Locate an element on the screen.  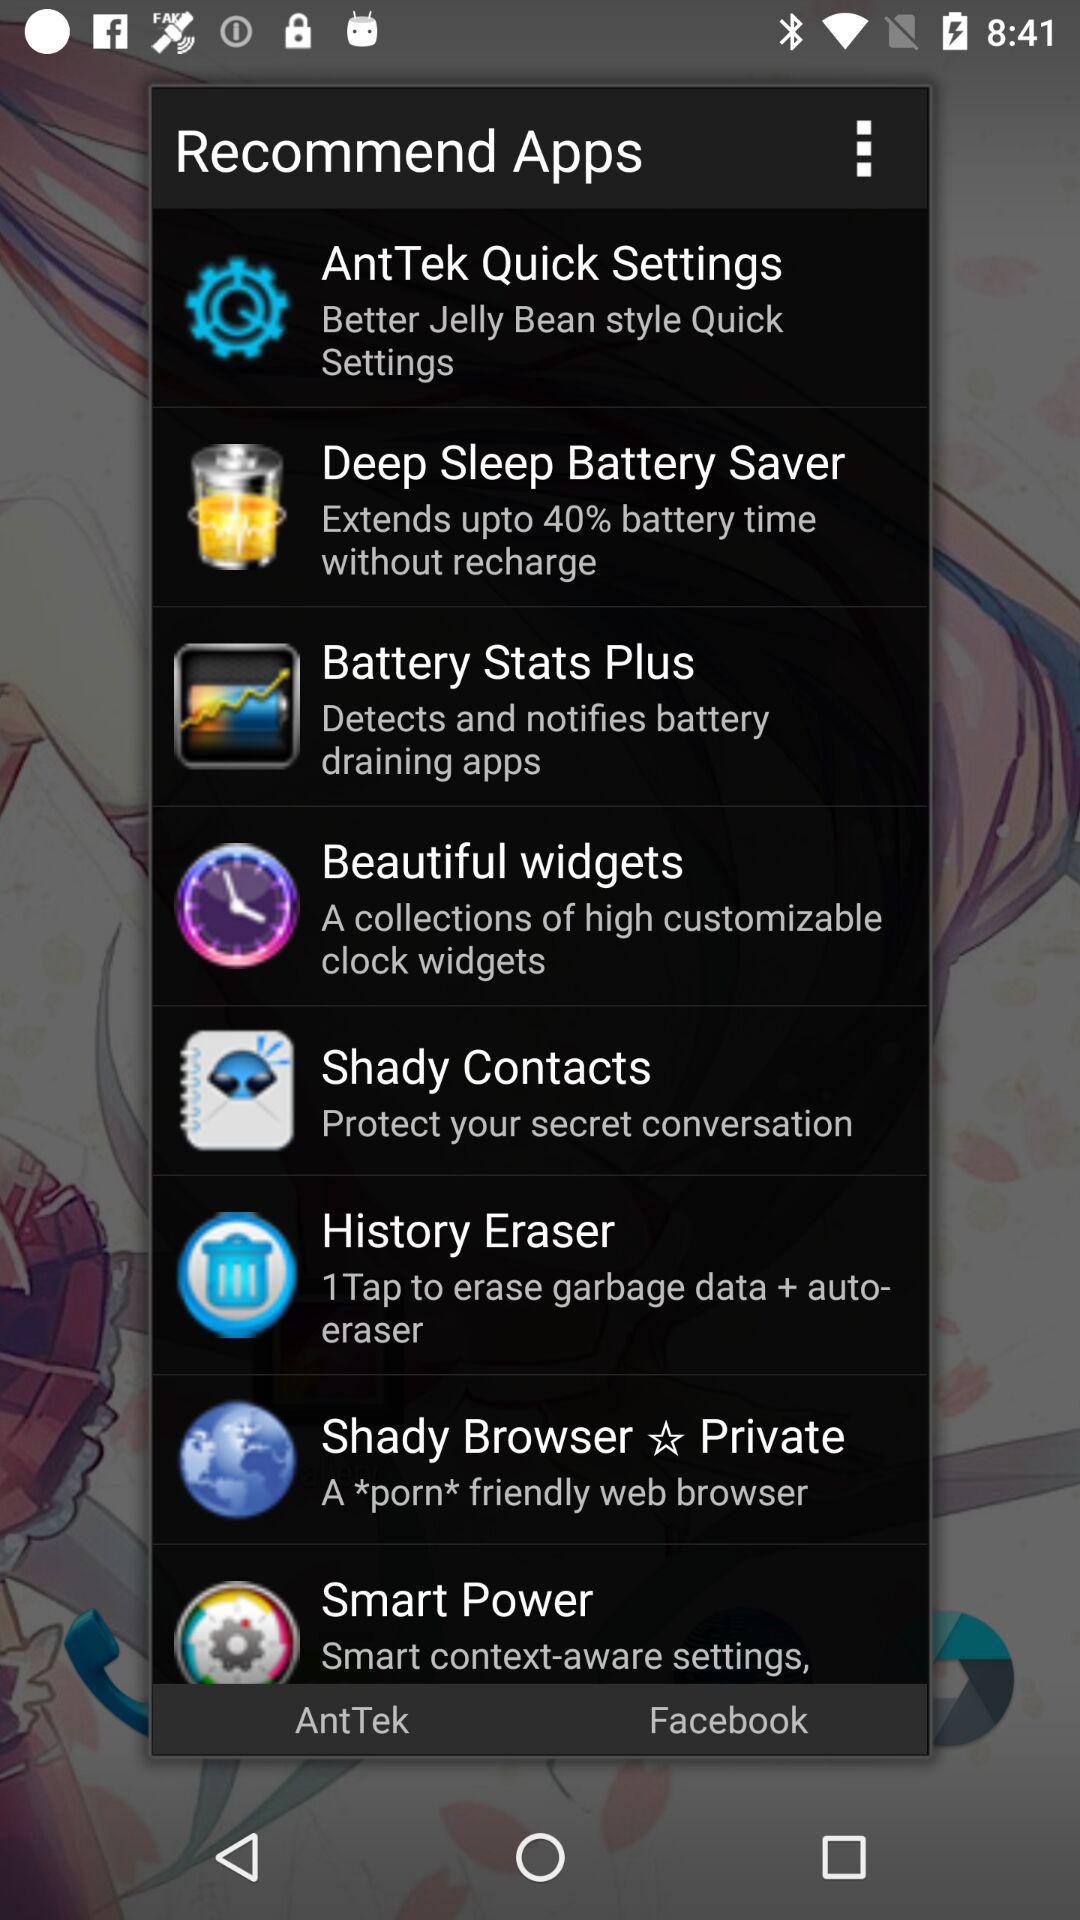
item above the protect your secret icon is located at coordinates (612, 1064).